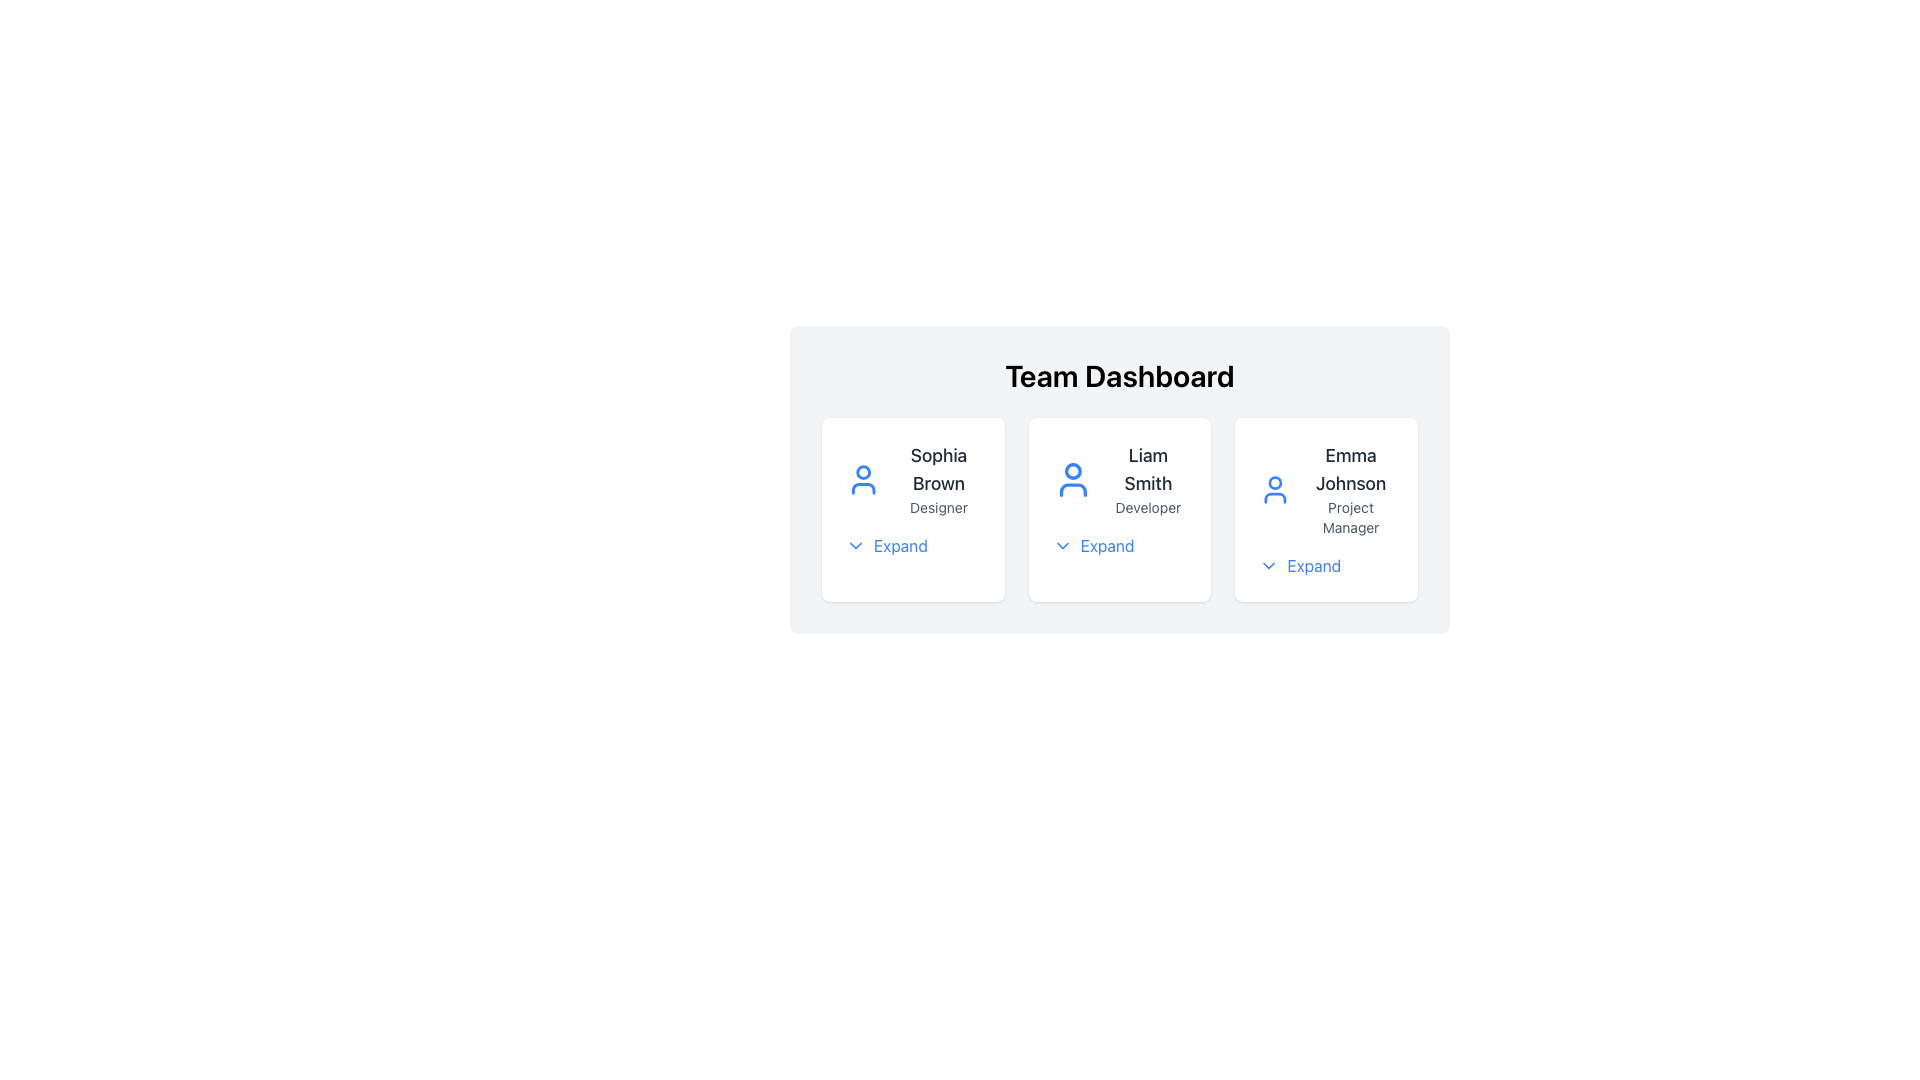 This screenshot has height=1080, width=1920. What do you see at coordinates (1326, 489) in the screenshot?
I see `the profile icon of the Profile Card for 'Emma Johnson', which is the third item in a row of similar elements, to initiate actions` at bounding box center [1326, 489].